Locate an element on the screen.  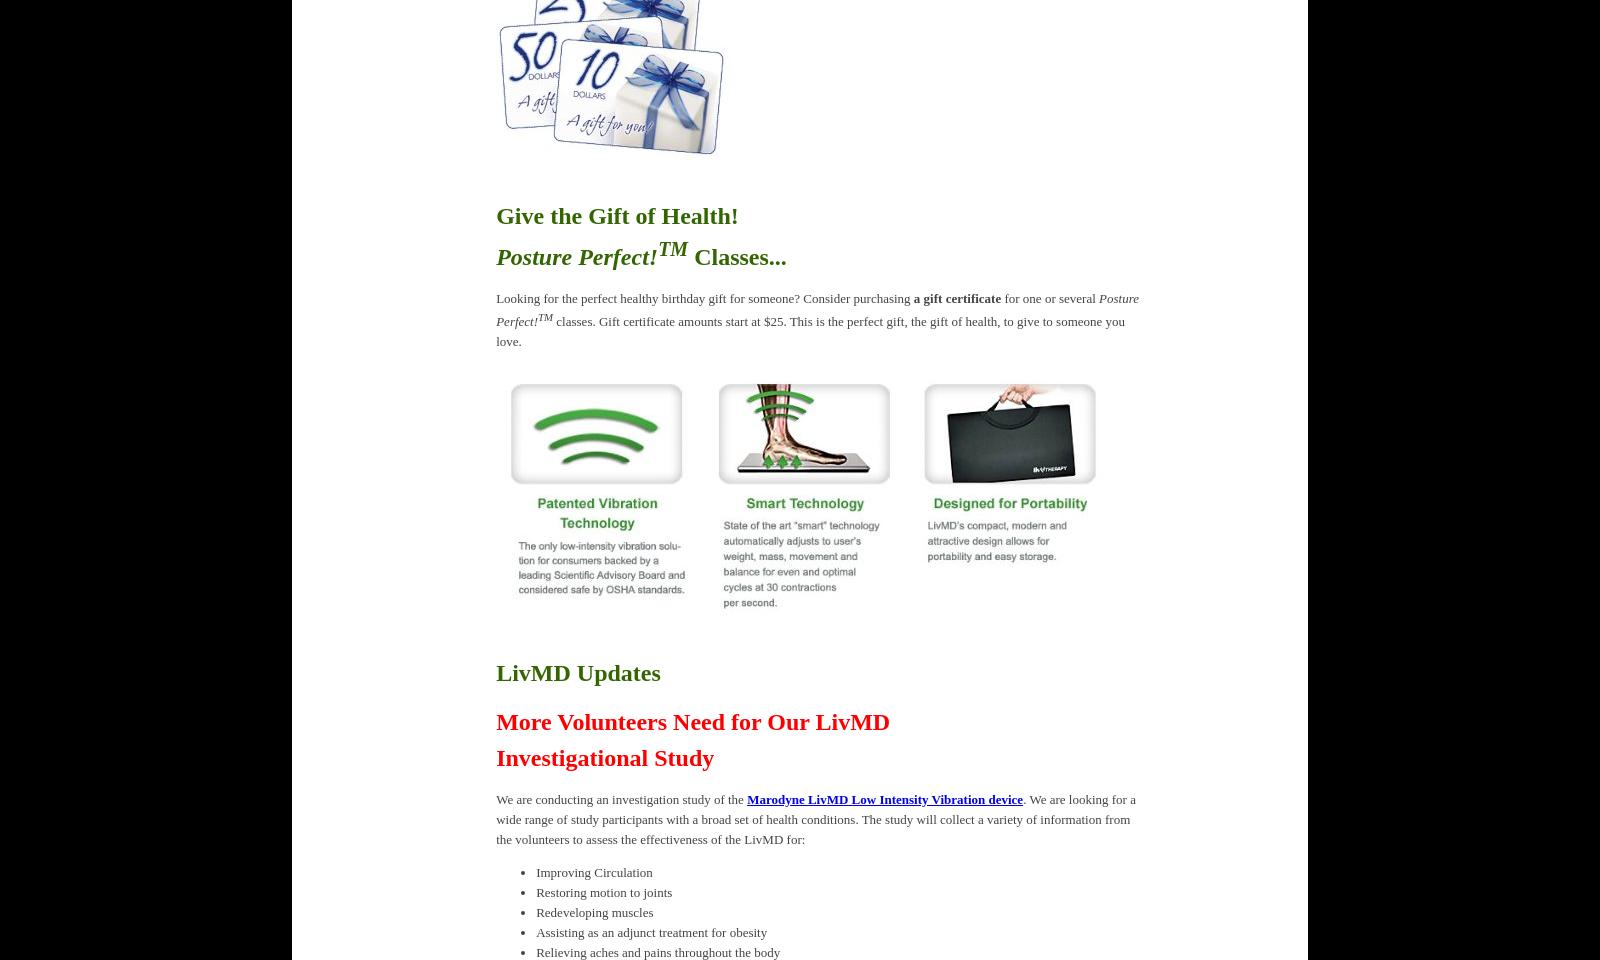
'a gift certificate' is located at coordinates (955, 296).